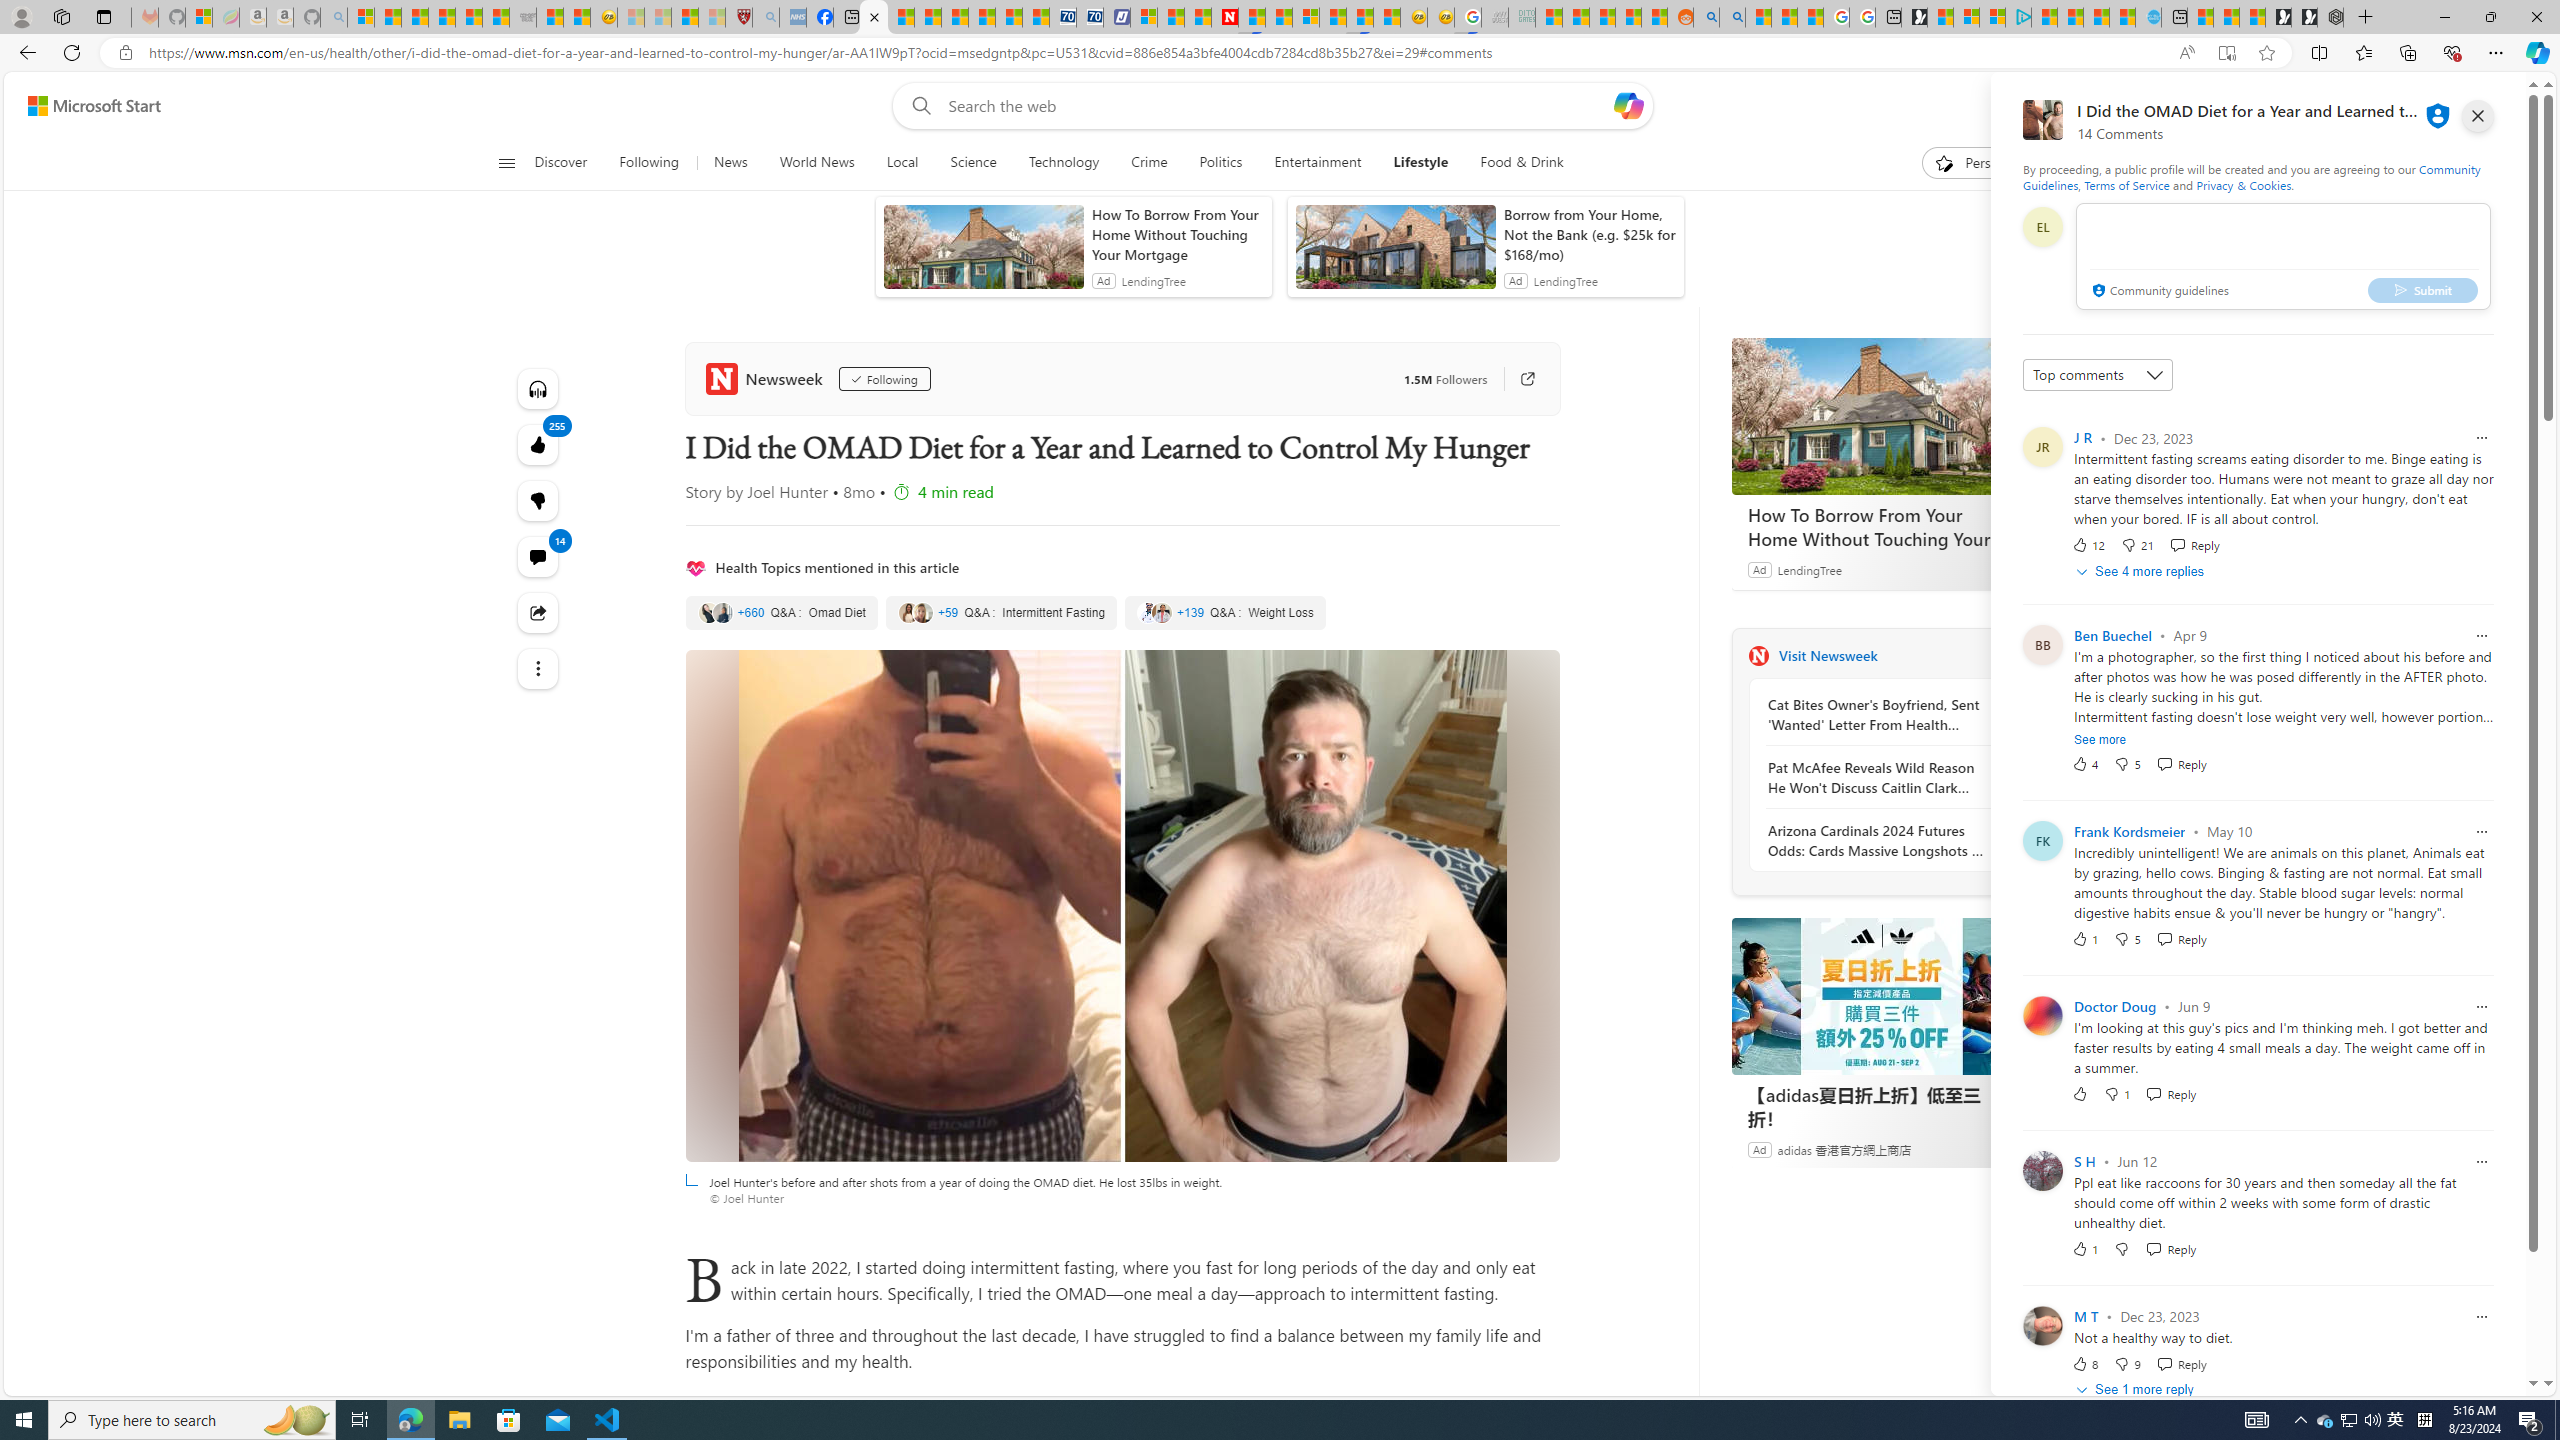 Image resolution: width=2560 pixels, height=1440 pixels. What do you see at coordinates (1517, 379) in the screenshot?
I see `'Go to publisher'` at bounding box center [1517, 379].